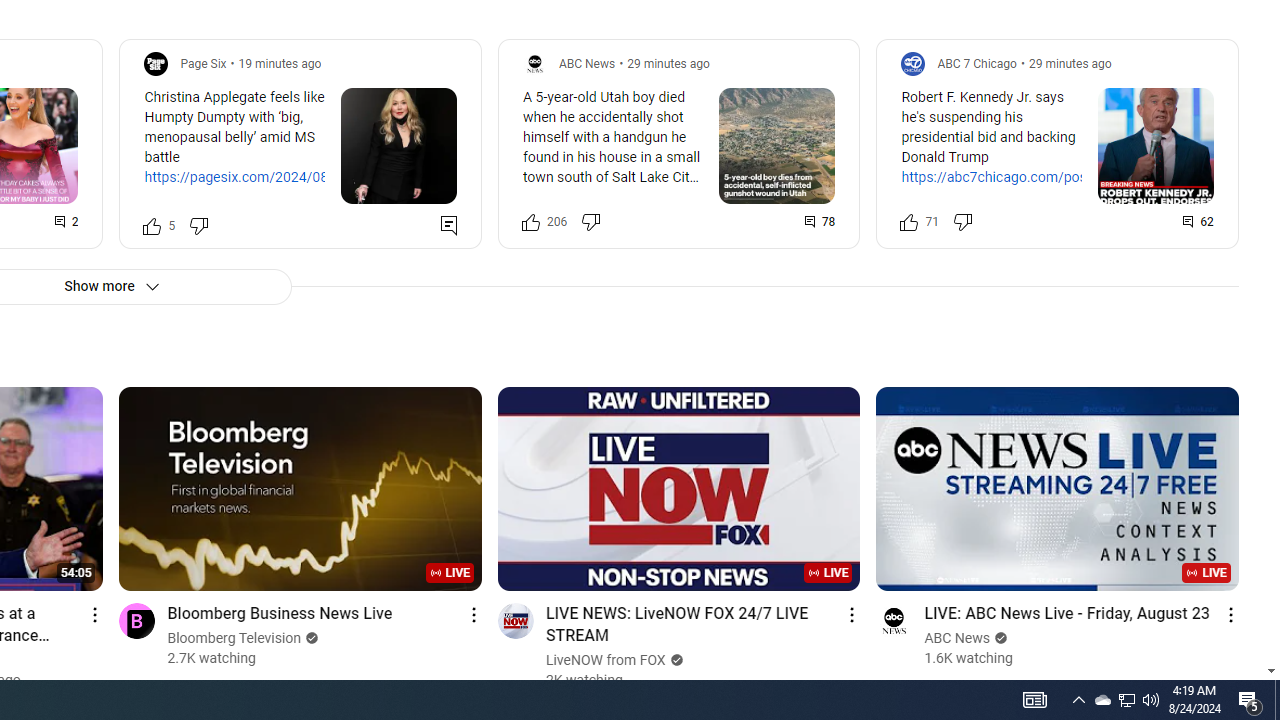  What do you see at coordinates (151, 225) in the screenshot?
I see `'Like this post along with 5 other people'` at bounding box center [151, 225].